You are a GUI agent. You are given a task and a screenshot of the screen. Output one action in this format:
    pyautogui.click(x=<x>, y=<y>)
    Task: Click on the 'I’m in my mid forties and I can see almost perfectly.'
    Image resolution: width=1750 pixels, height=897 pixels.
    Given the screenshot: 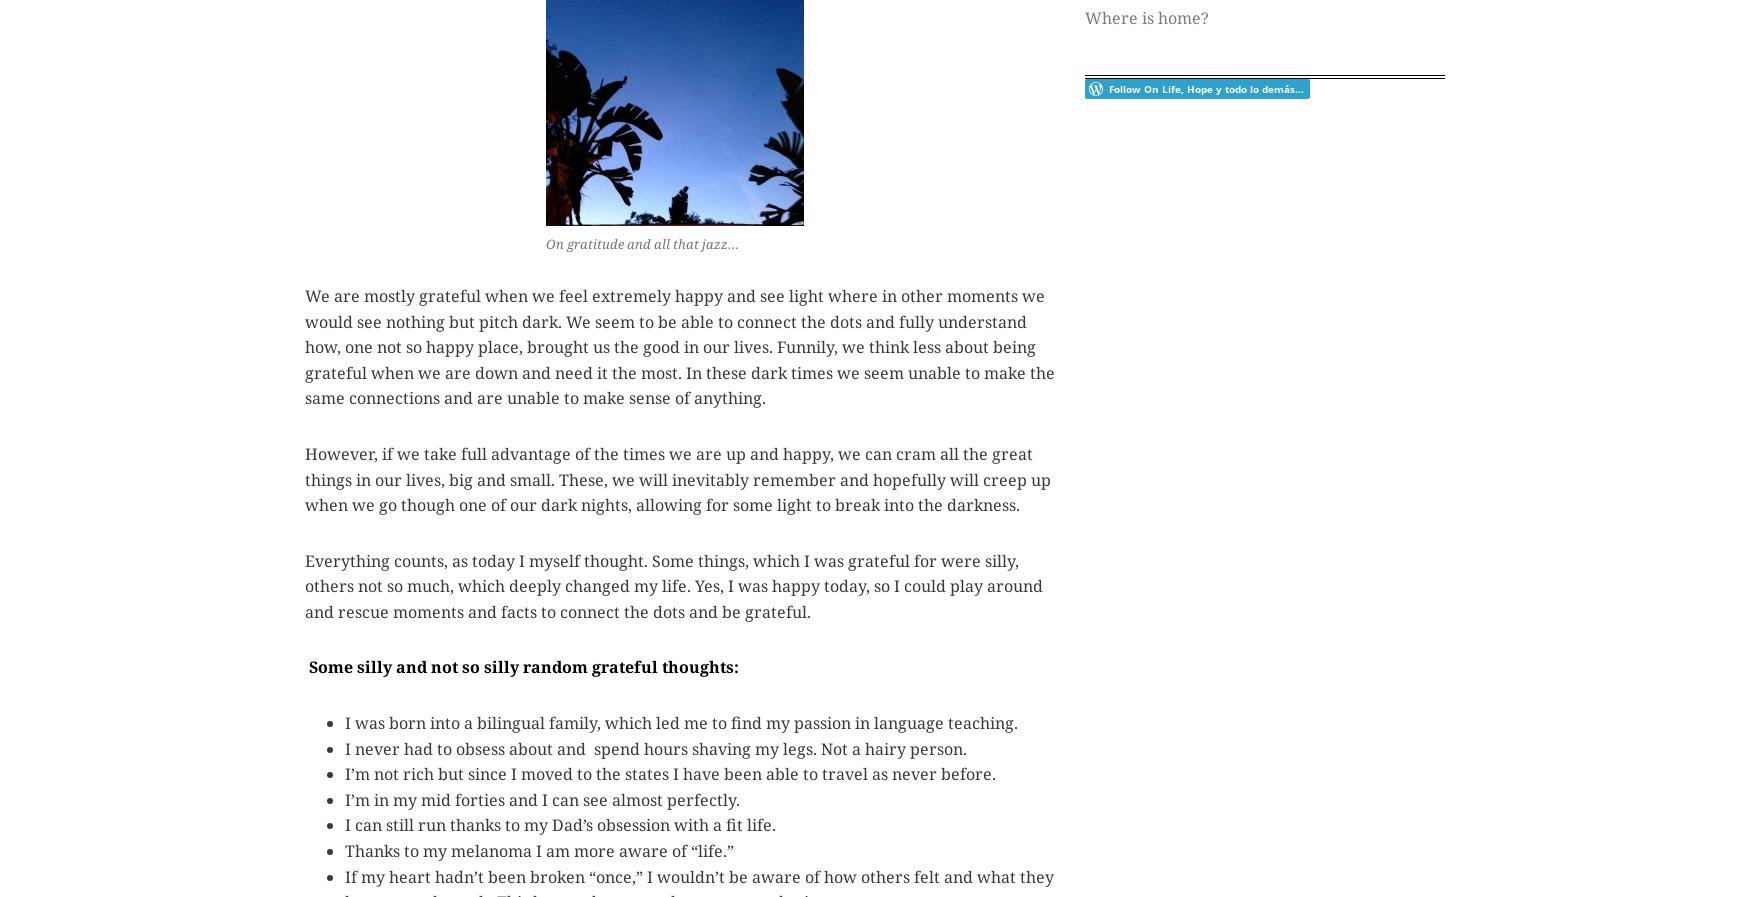 What is the action you would take?
    pyautogui.click(x=541, y=798)
    